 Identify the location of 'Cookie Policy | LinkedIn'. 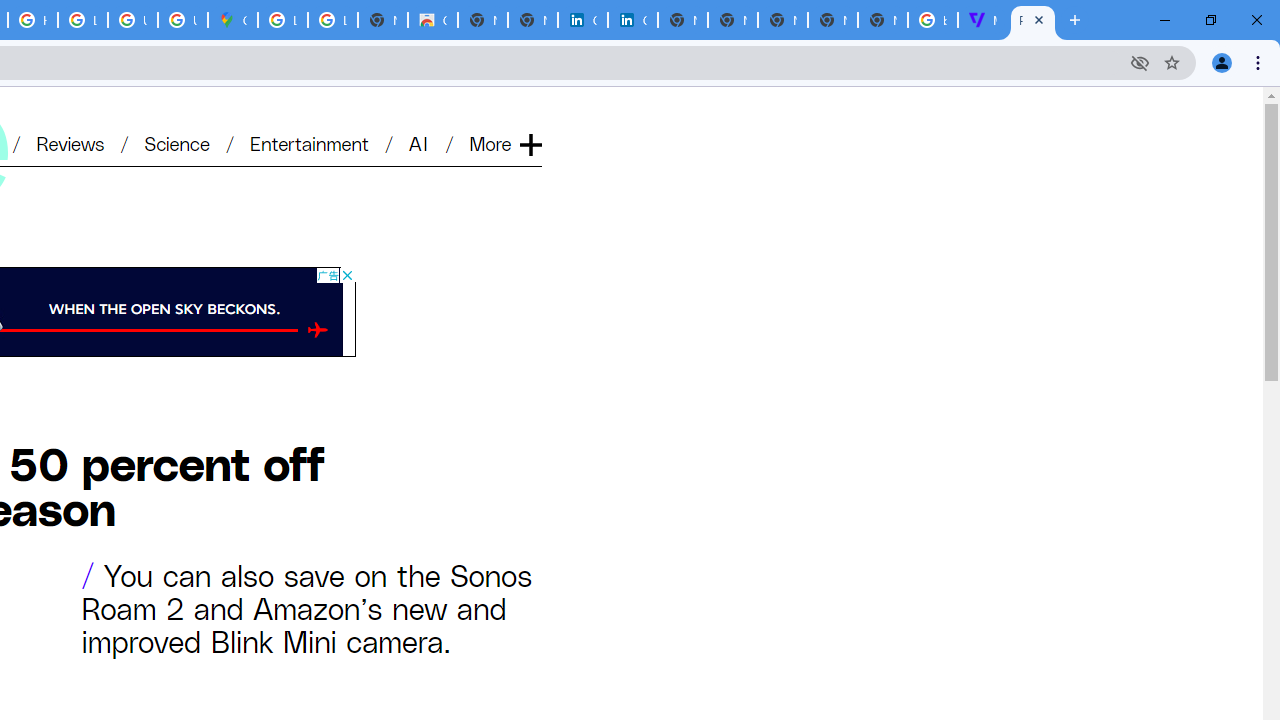
(582, 20).